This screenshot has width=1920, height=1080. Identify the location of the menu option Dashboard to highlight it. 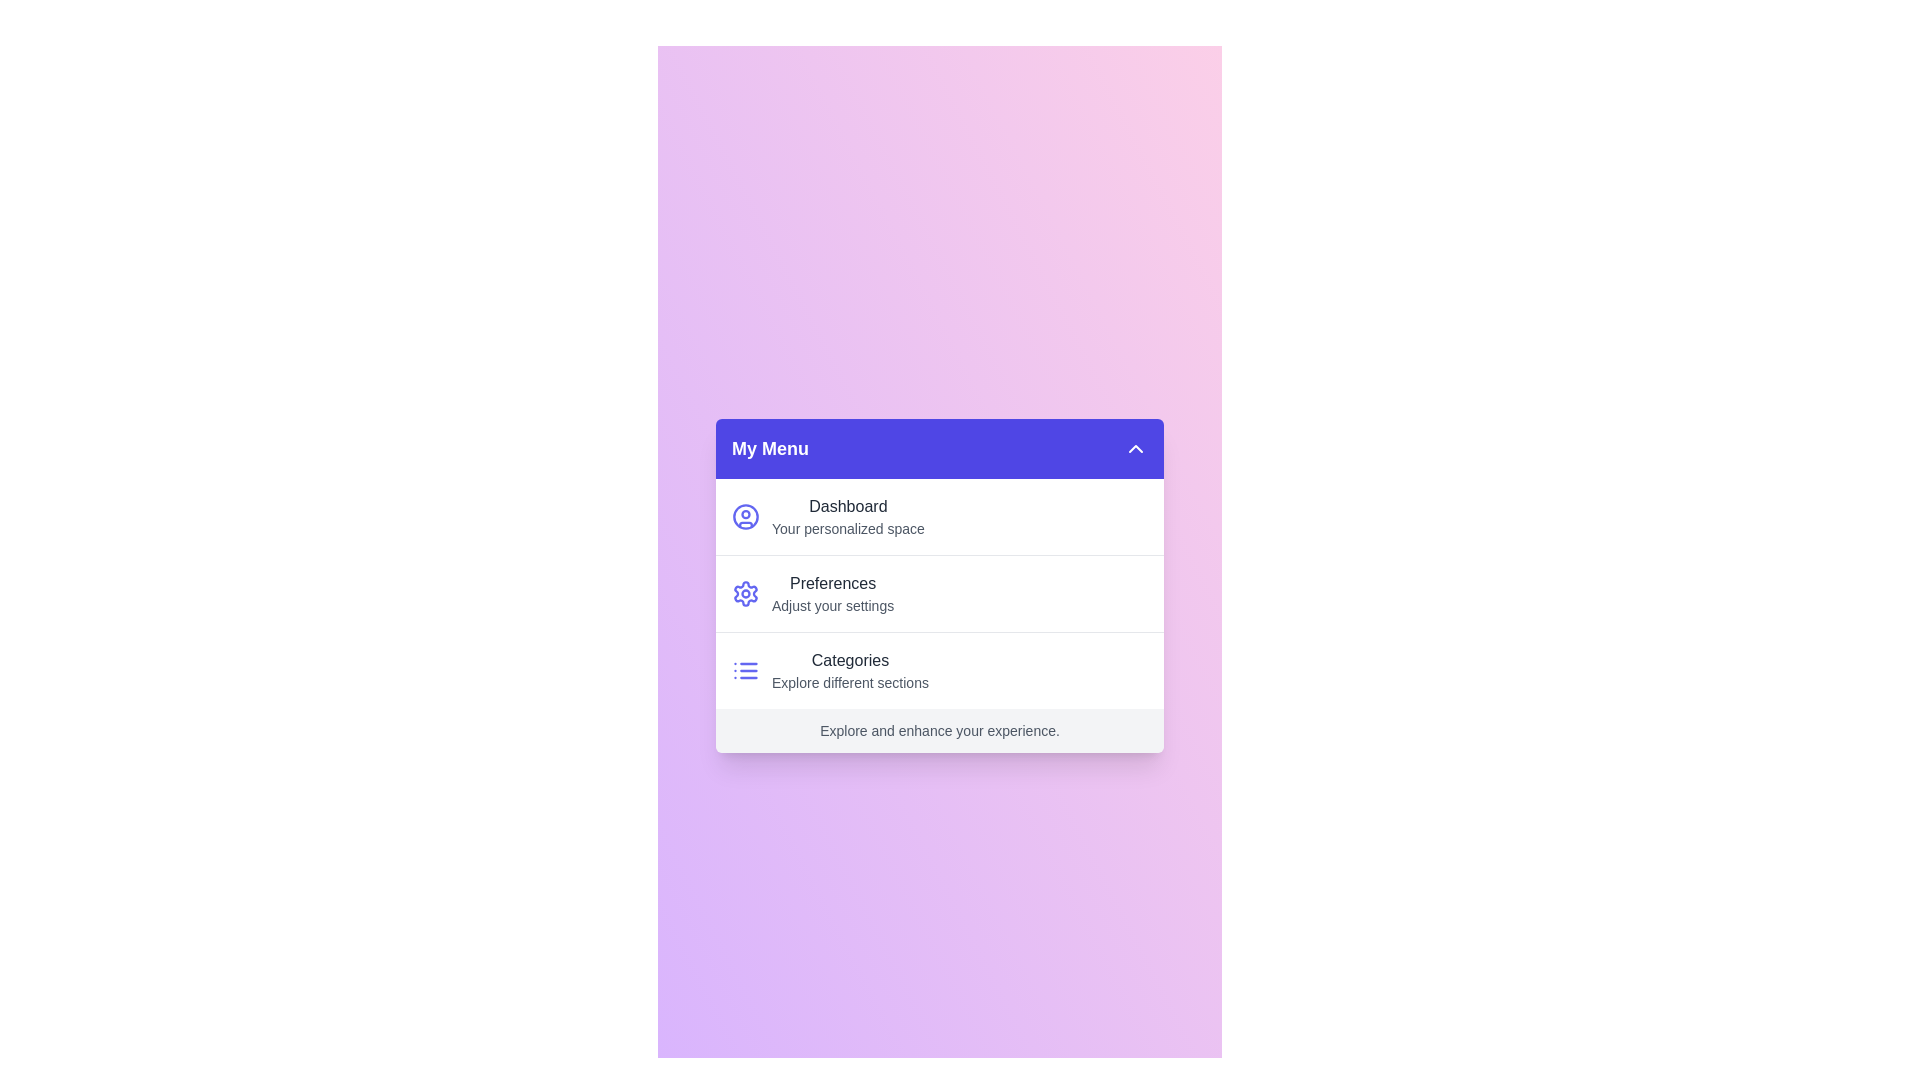
(939, 515).